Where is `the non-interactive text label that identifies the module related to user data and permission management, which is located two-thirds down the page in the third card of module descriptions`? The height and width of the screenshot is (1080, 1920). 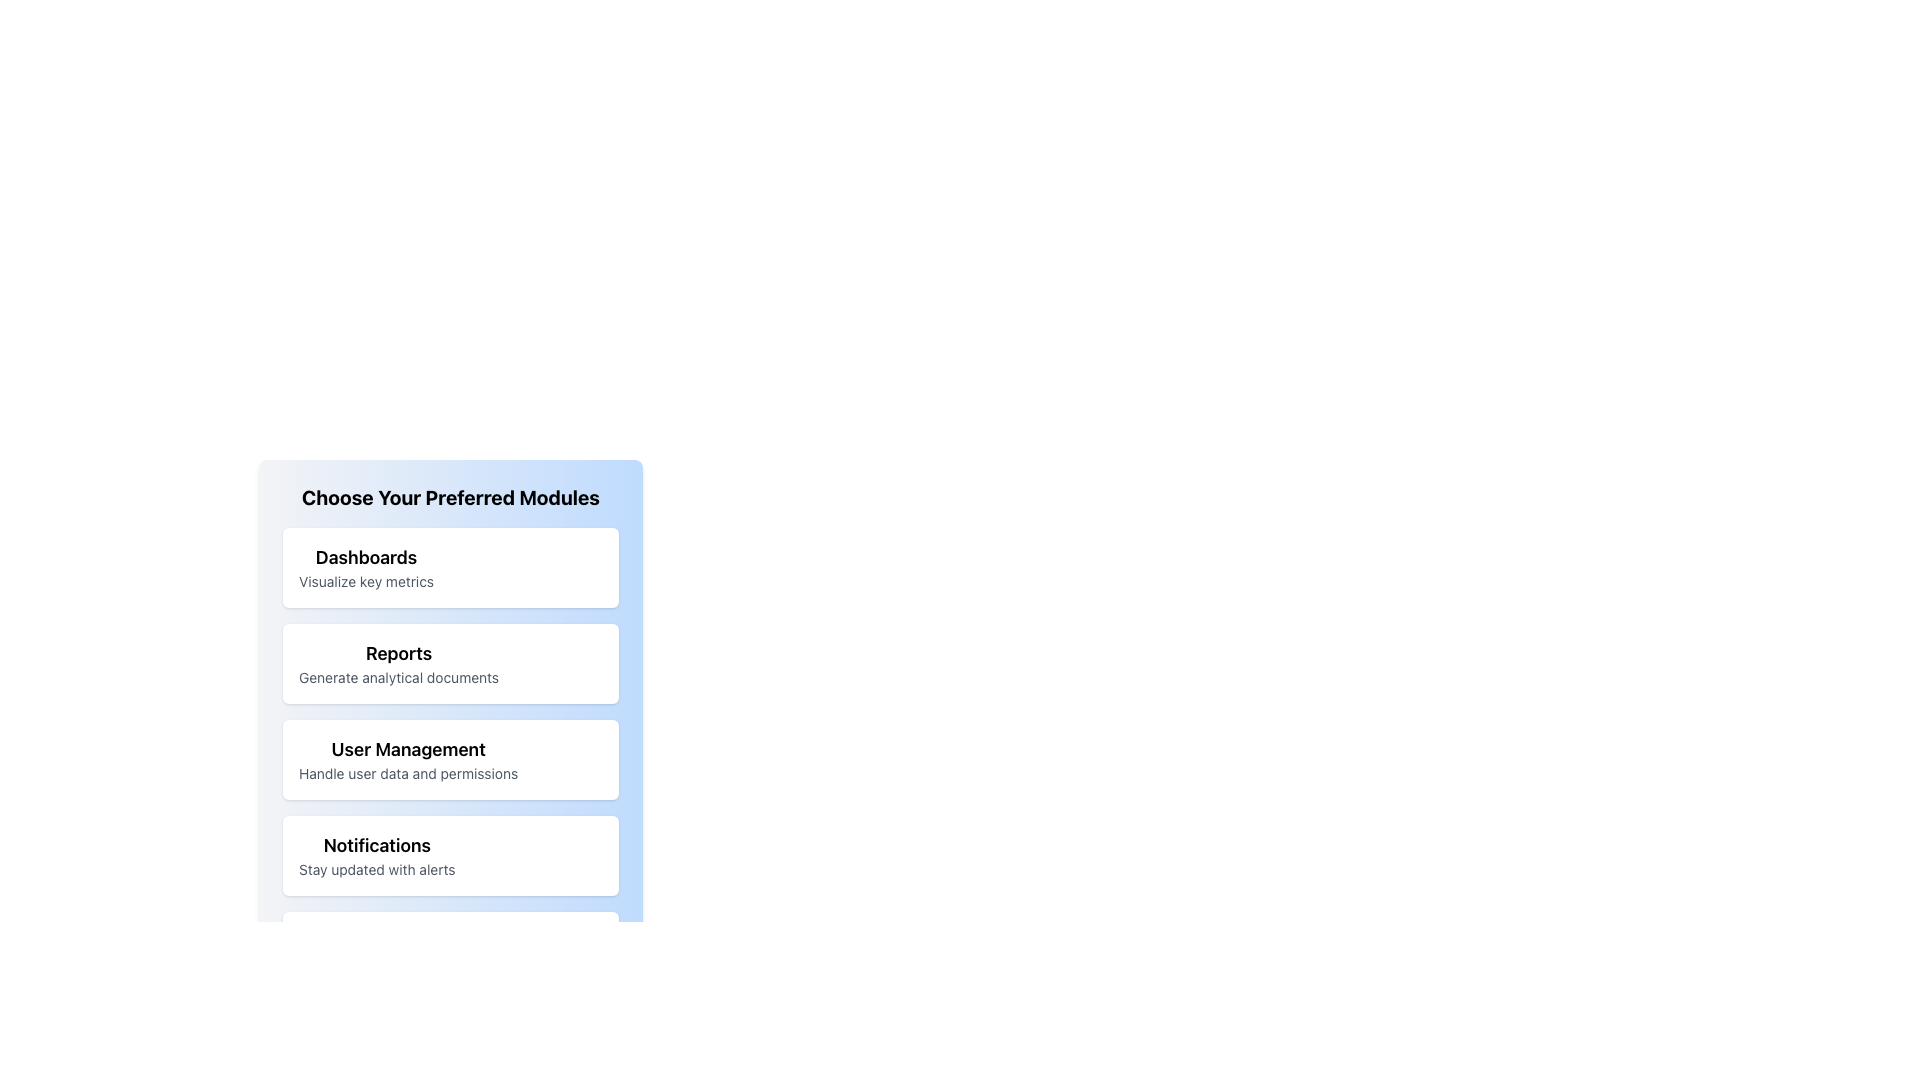
the non-interactive text label that identifies the module related to user data and permission management, which is located two-thirds down the page in the third card of module descriptions is located at coordinates (407, 749).